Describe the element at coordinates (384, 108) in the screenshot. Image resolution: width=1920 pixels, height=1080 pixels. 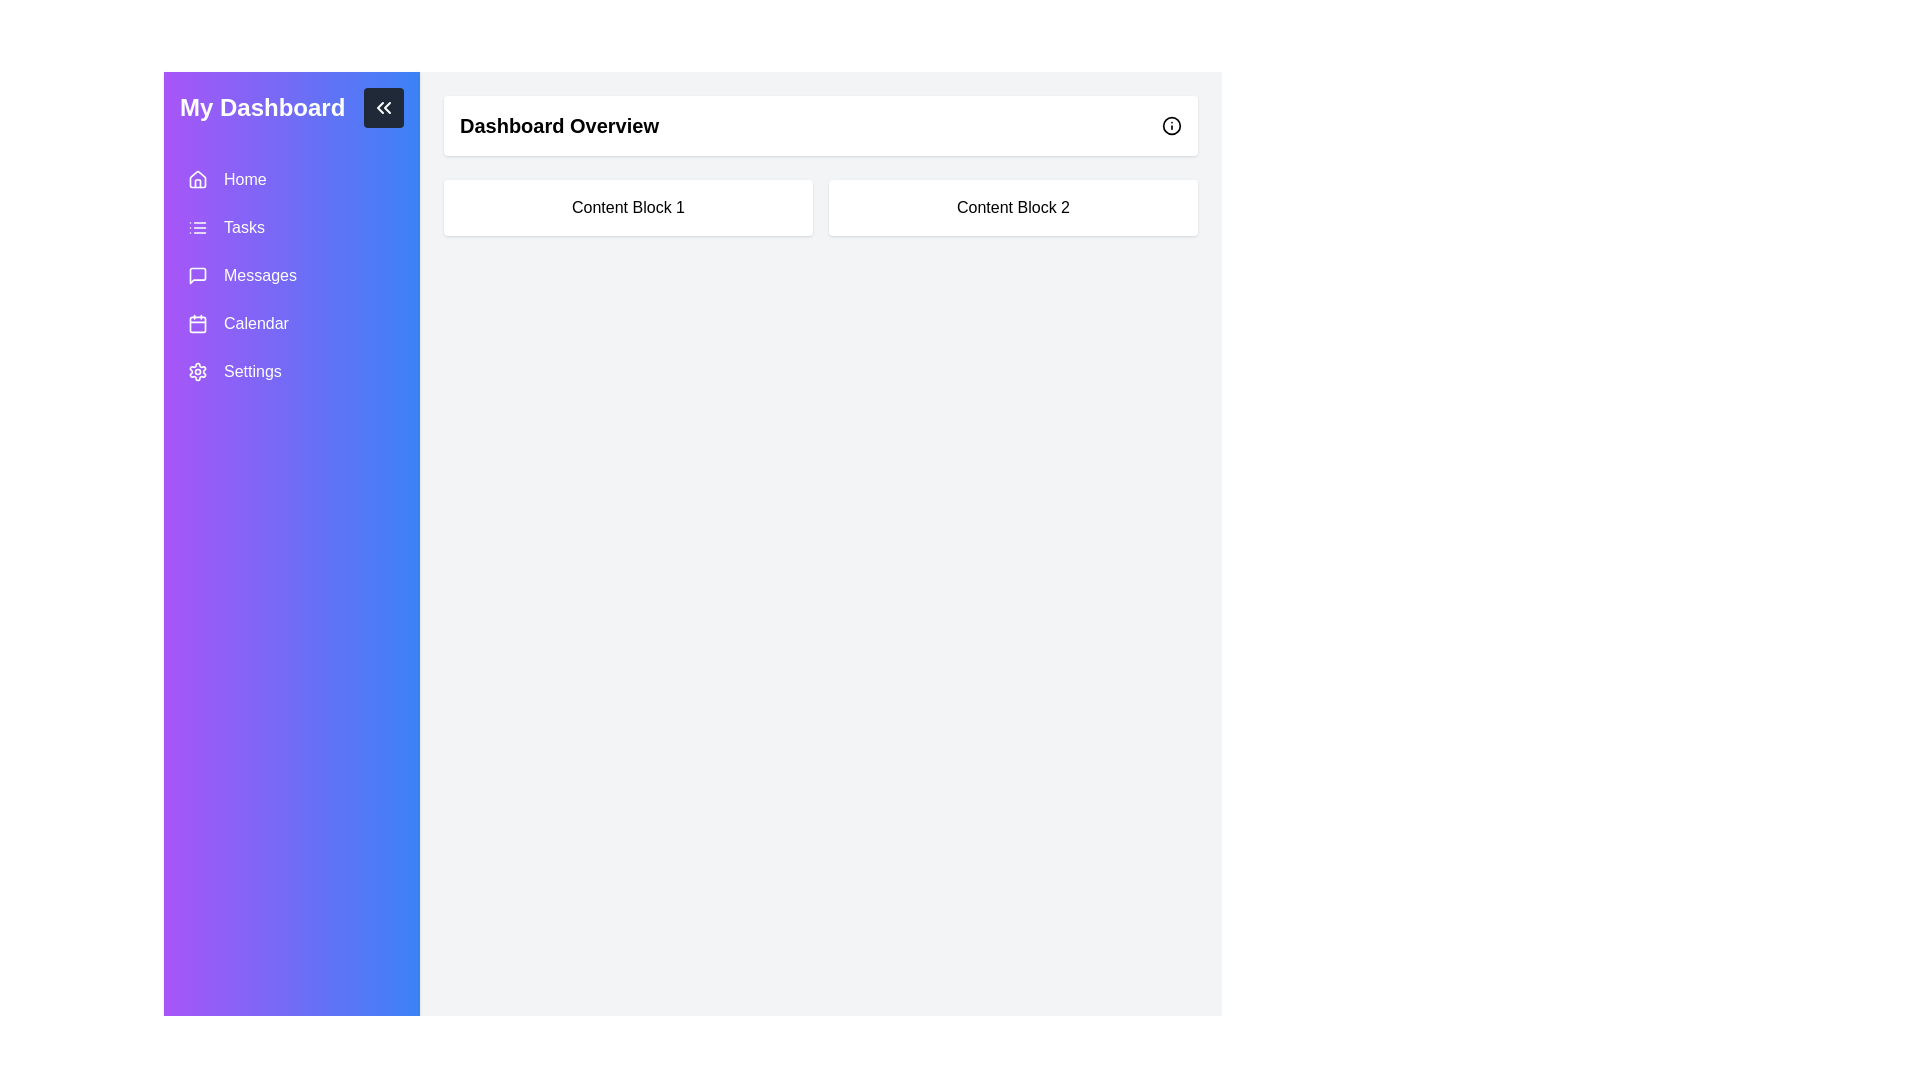
I see `the button located in the top-right area of the sidebar, which is intended` at that location.